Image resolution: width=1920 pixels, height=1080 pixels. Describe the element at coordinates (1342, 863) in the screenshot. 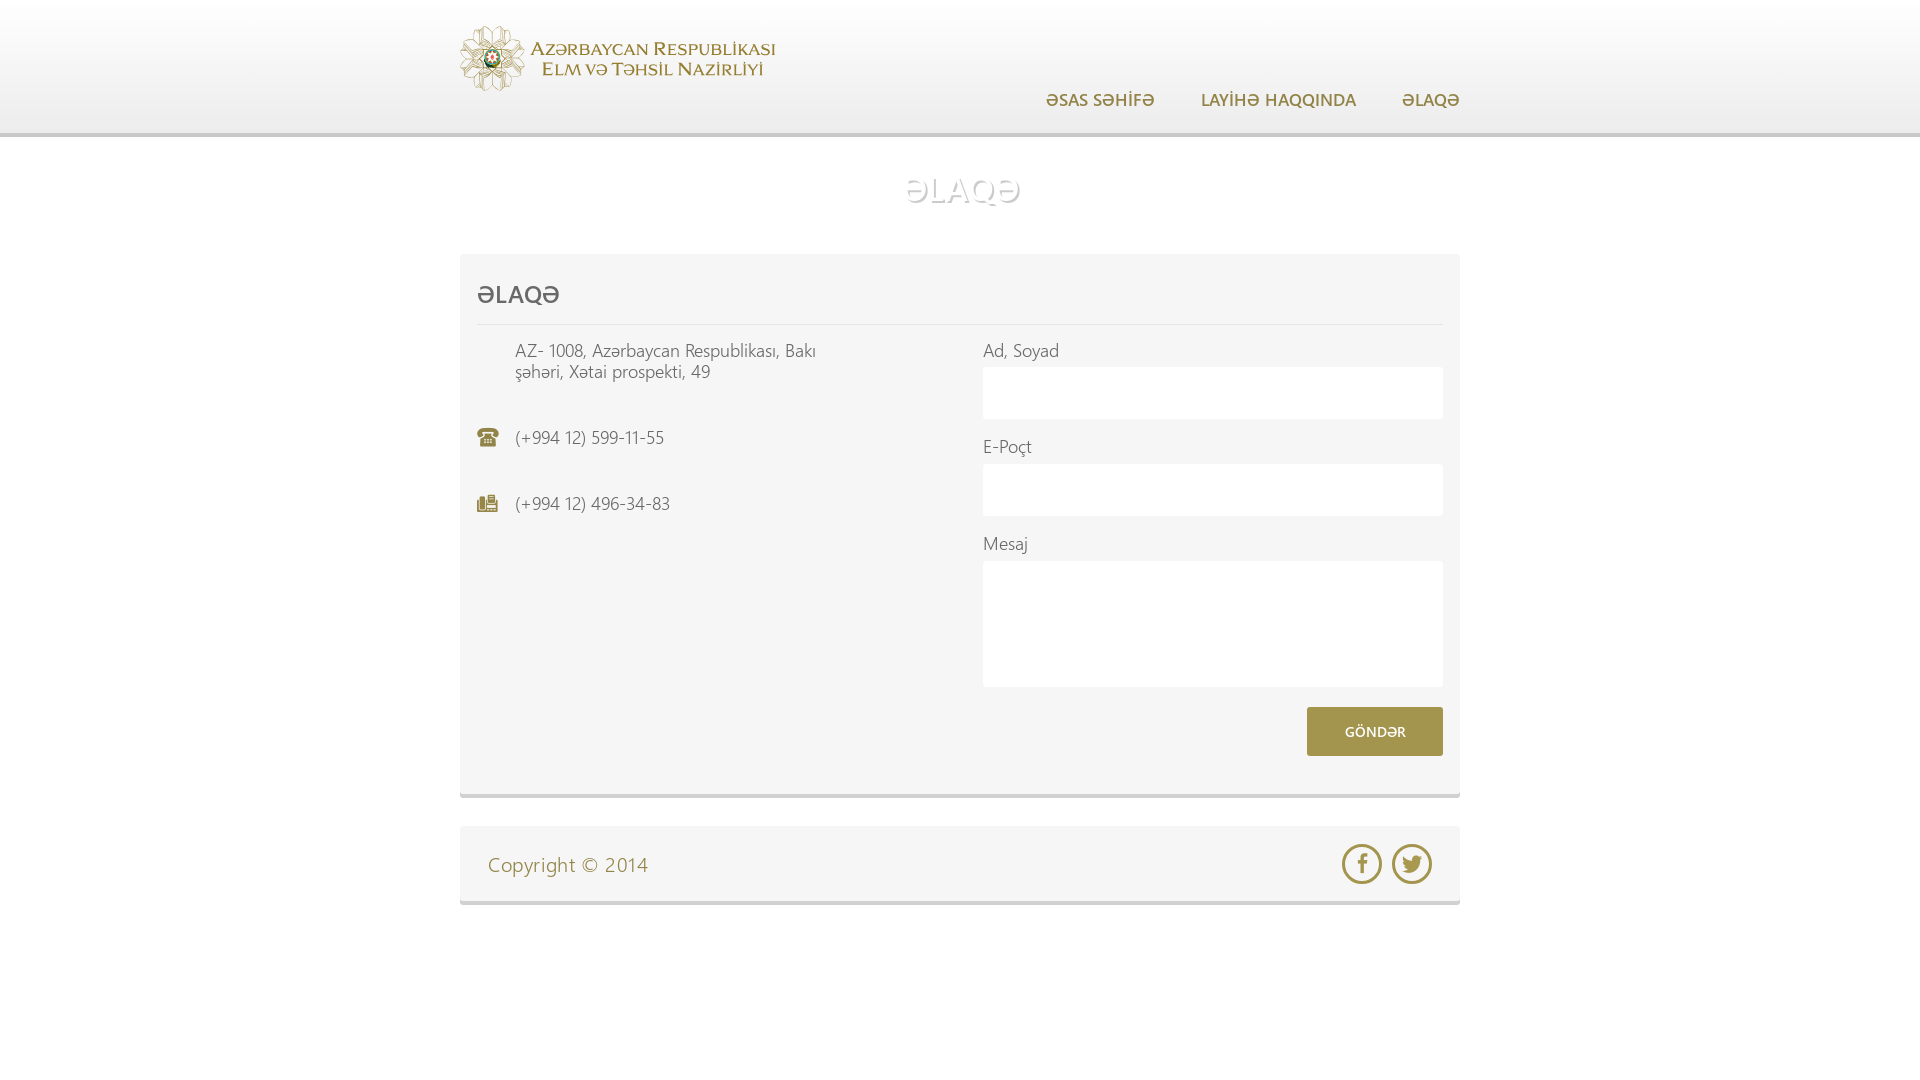

I see `'Facebook'` at that location.